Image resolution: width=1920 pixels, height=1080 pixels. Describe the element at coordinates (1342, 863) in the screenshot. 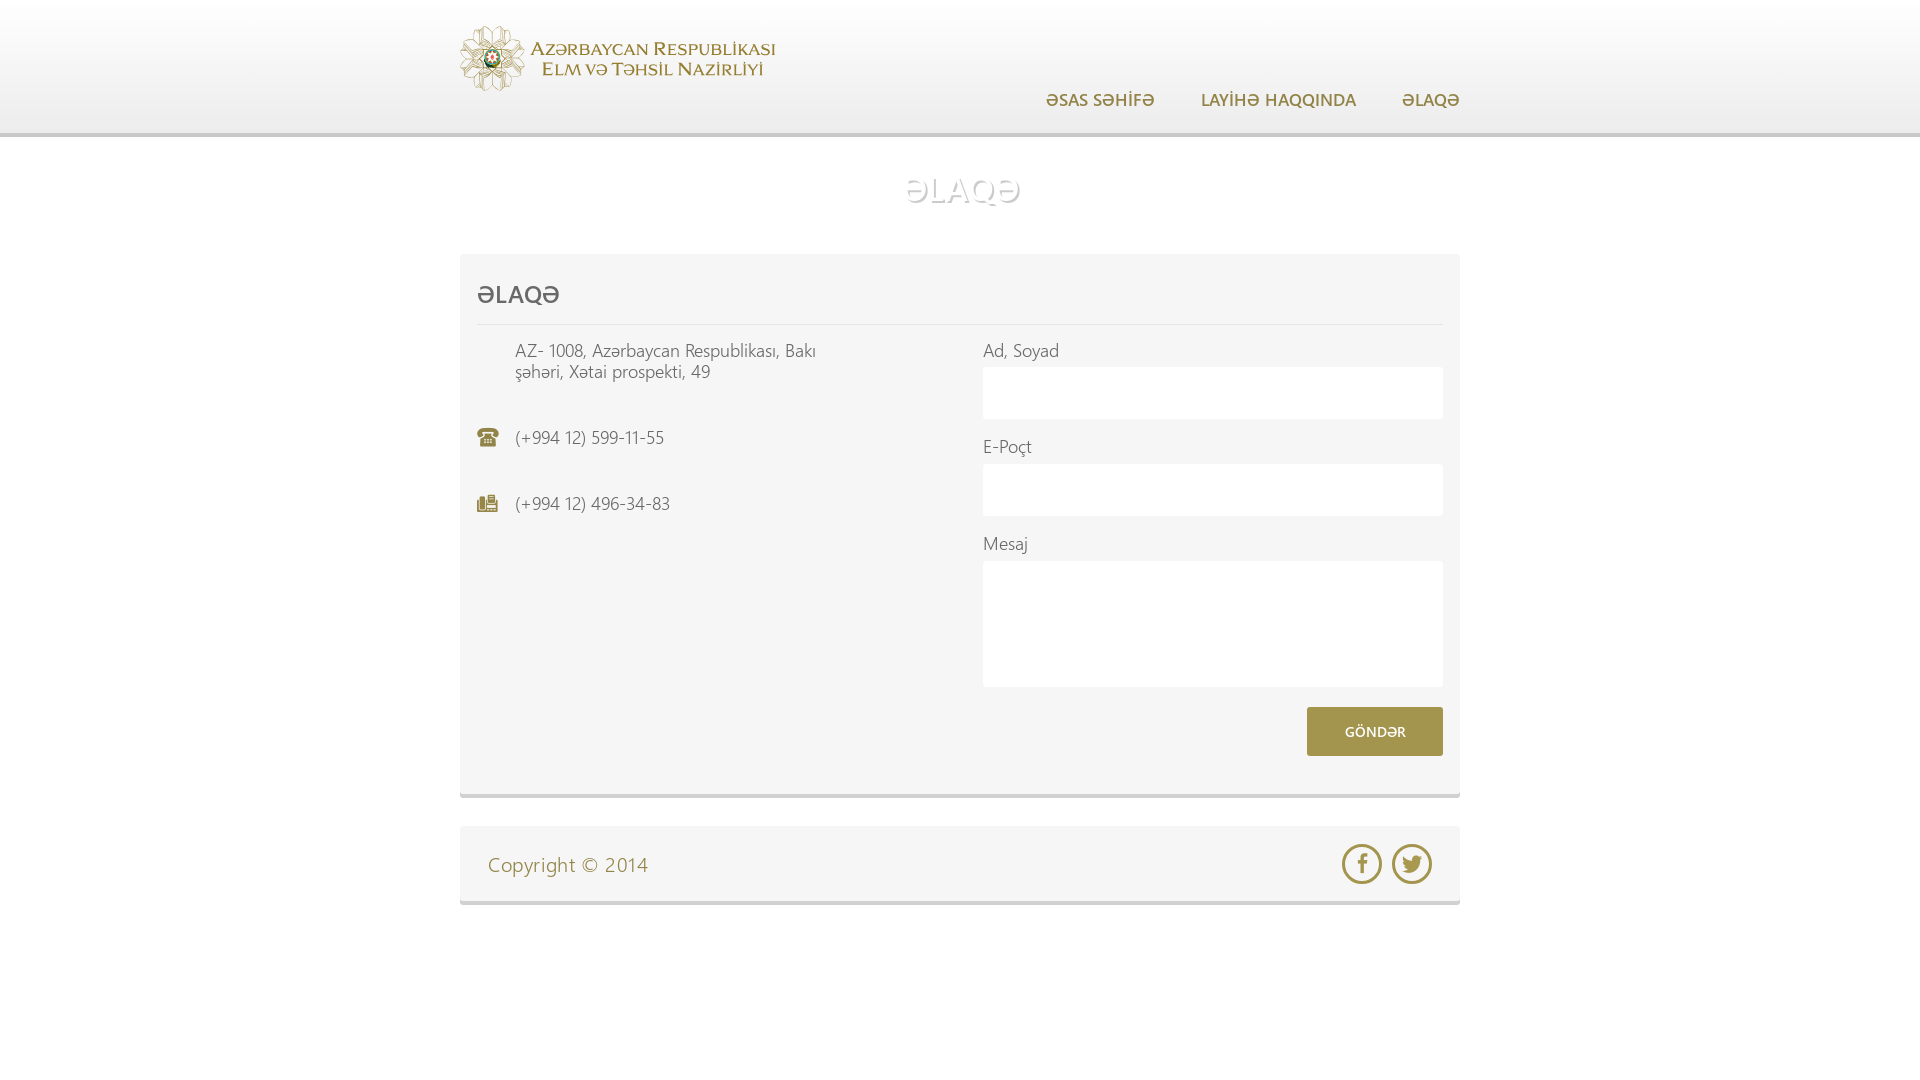

I see `'Facebook'` at that location.